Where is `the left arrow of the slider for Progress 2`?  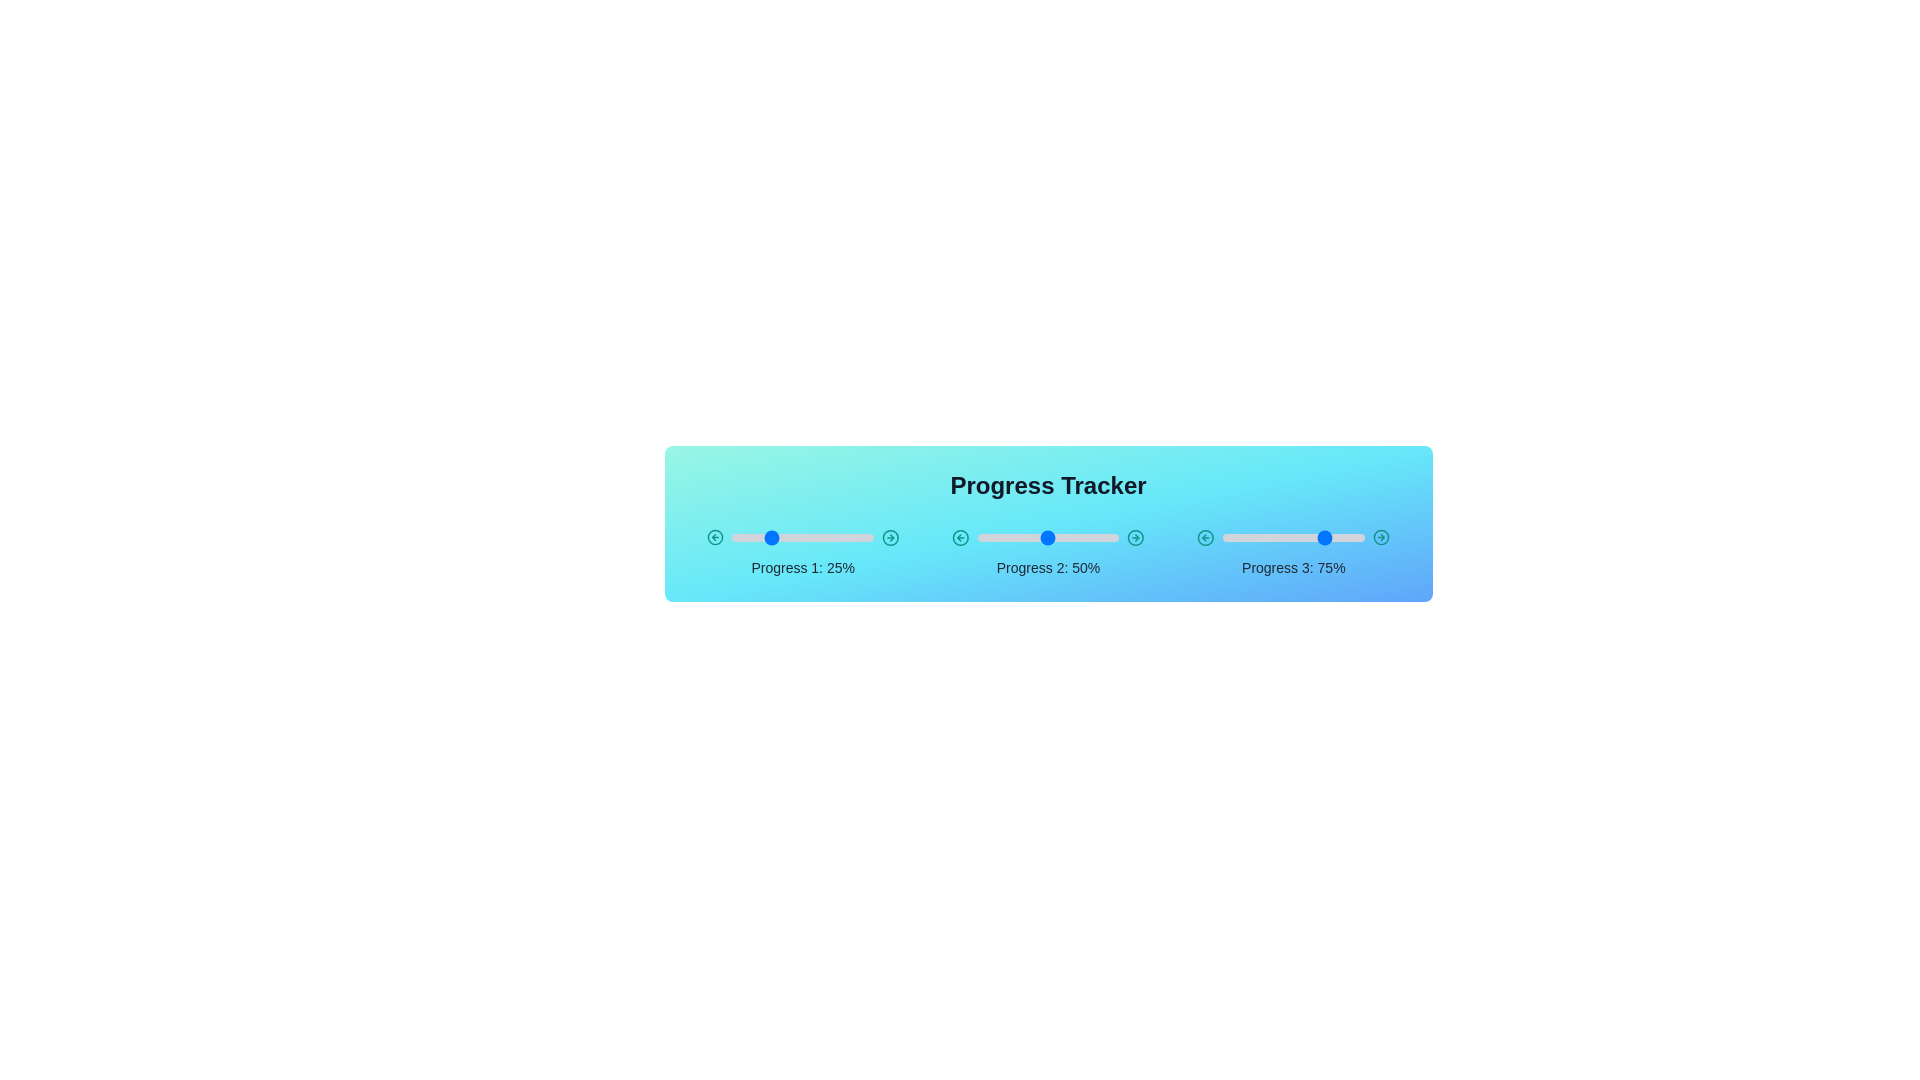
the left arrow of the slider for Progress 2 is located at coordinates (960, 536).